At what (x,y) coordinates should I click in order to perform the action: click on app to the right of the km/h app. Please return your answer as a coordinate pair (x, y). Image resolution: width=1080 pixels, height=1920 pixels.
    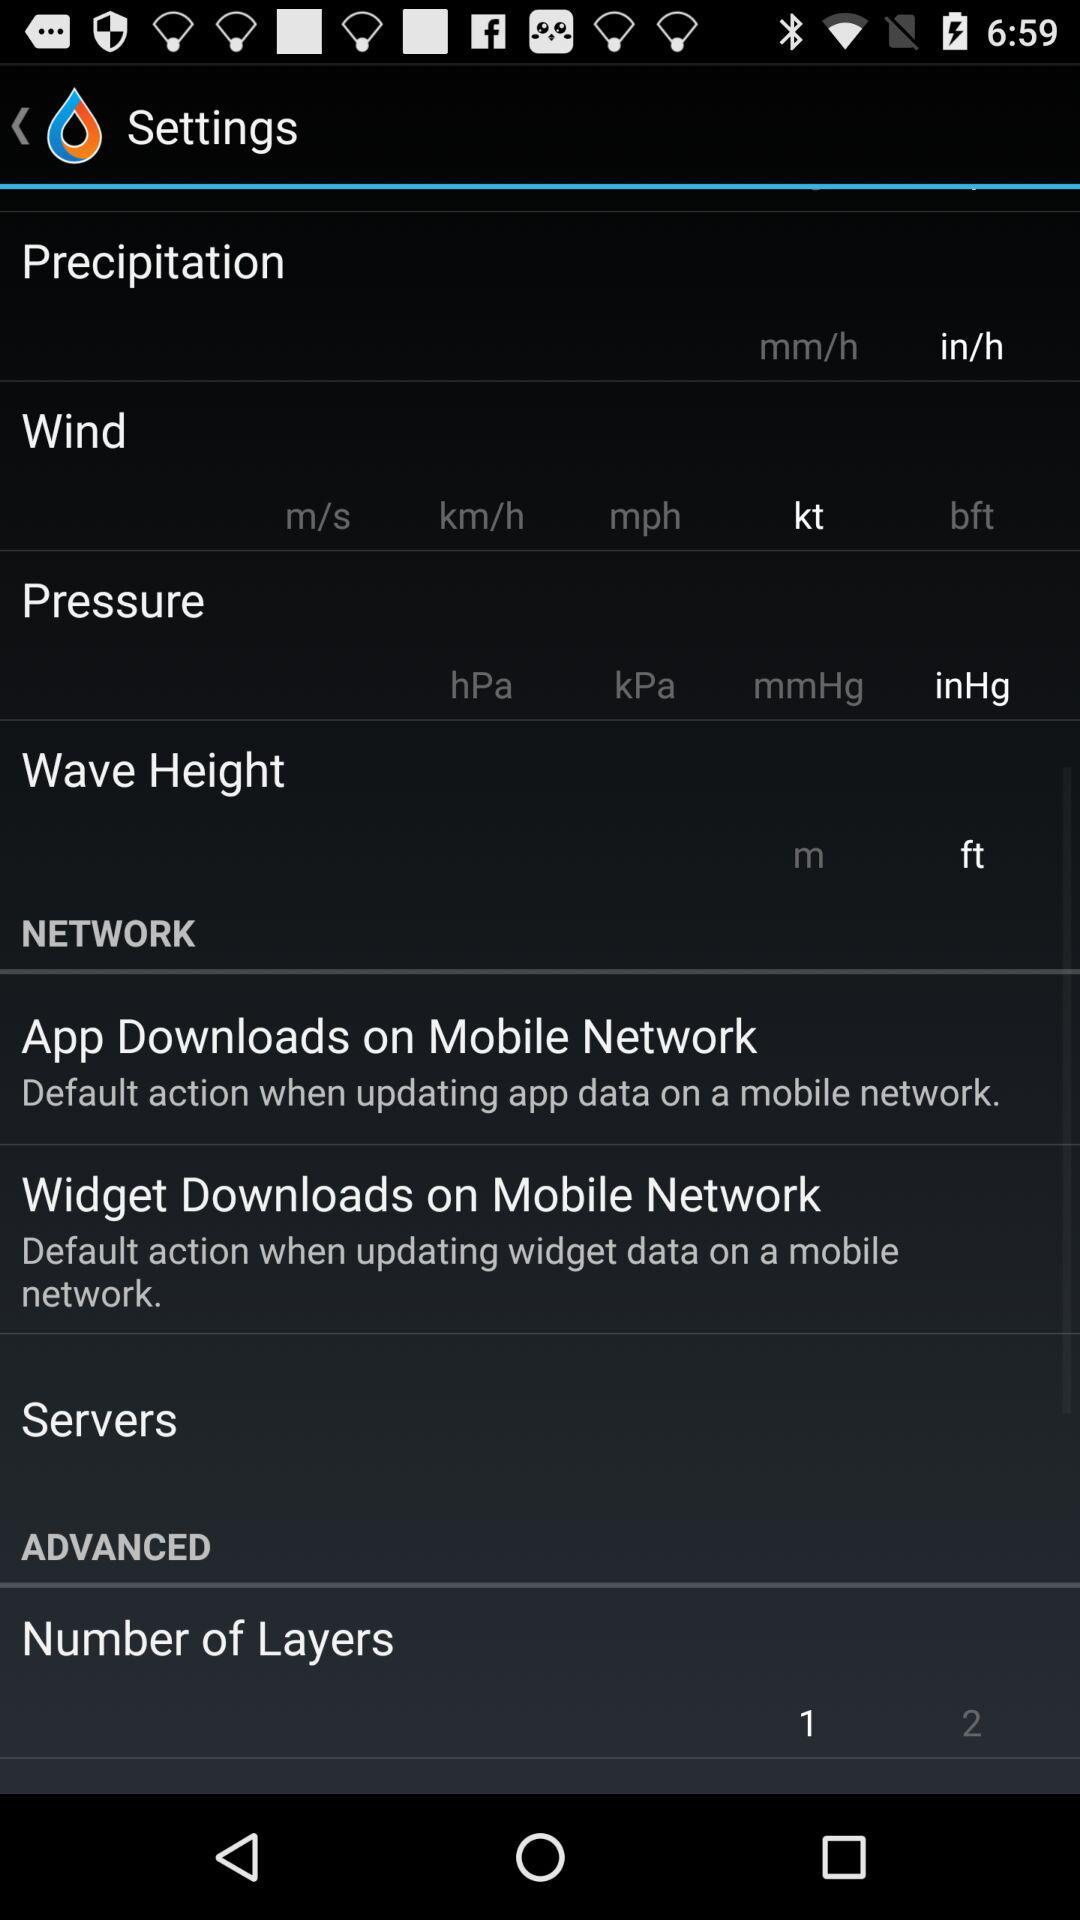
    Looking at the image, I should click on (644, 514).